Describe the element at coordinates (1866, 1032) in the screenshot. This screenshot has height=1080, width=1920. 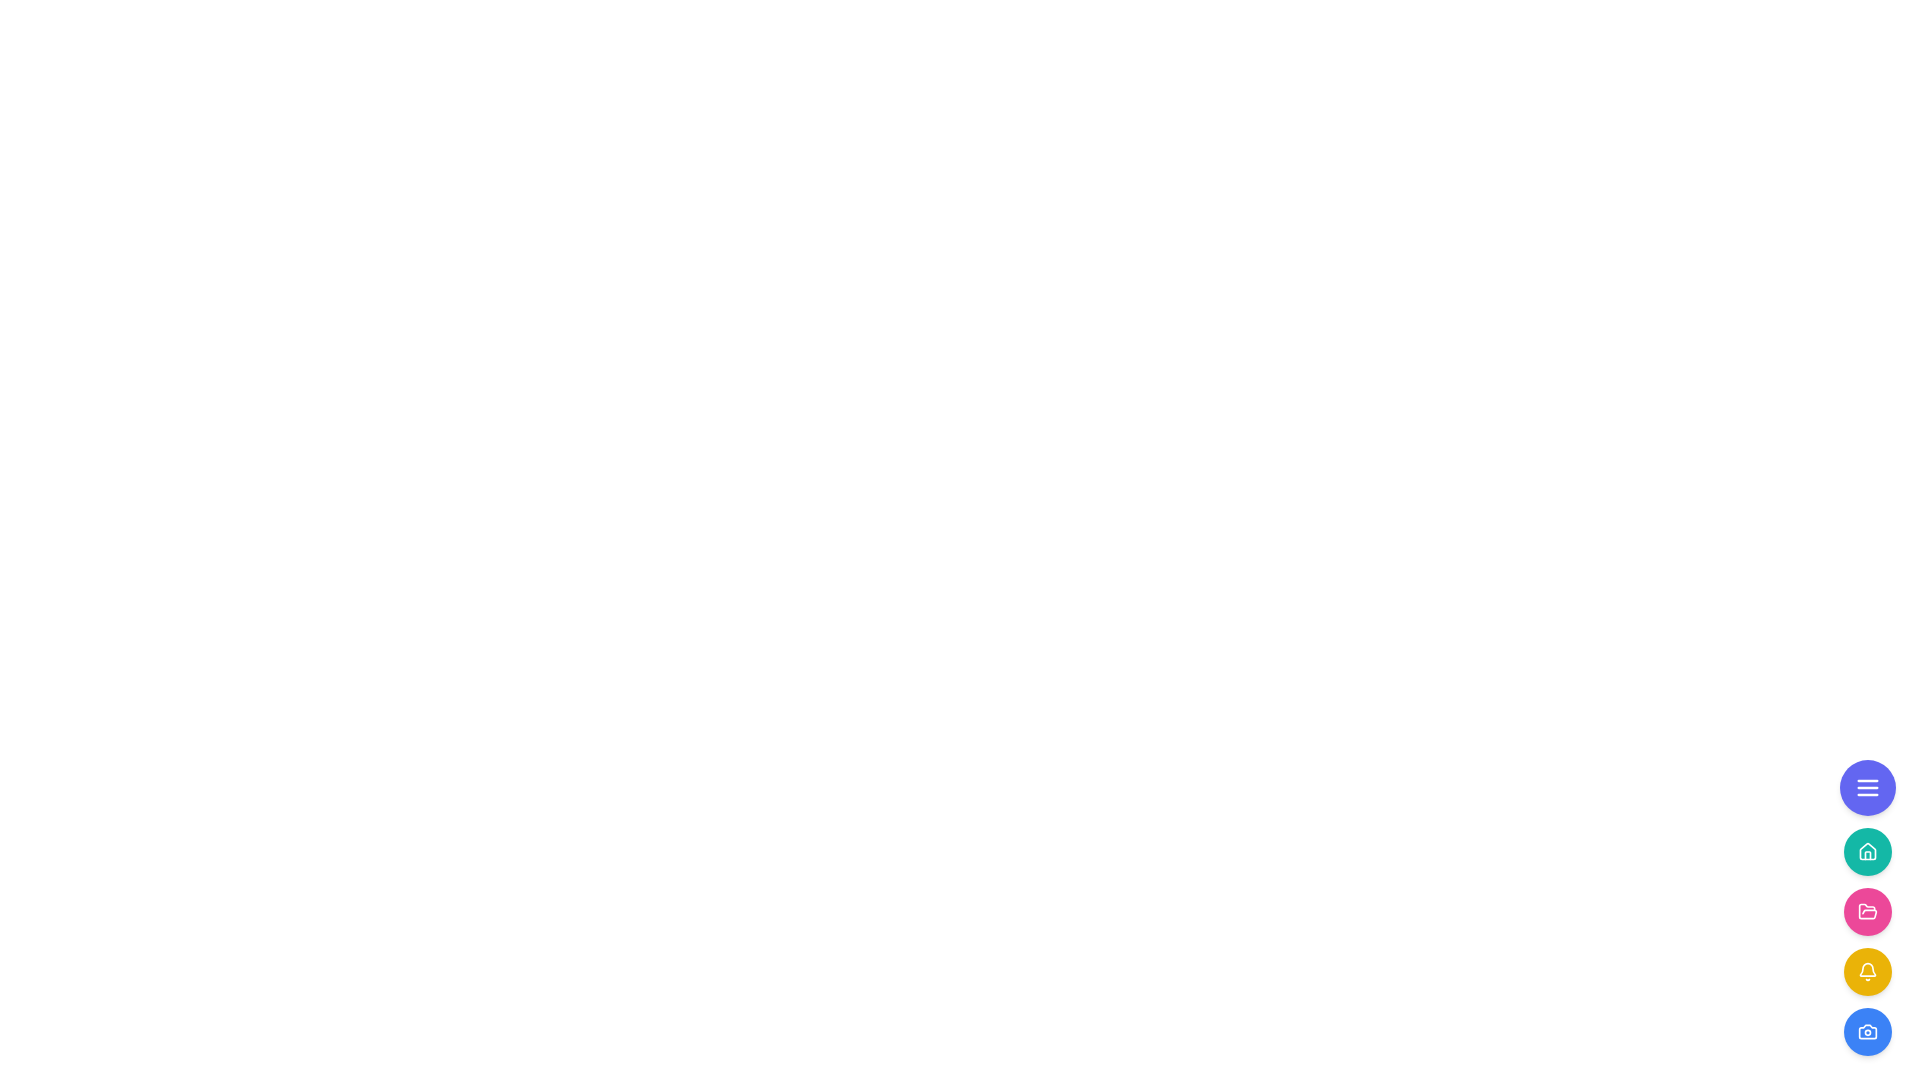
I see `the camera icon embedded in the circular button located at the bottom of the vertical navigation bar` at that location.